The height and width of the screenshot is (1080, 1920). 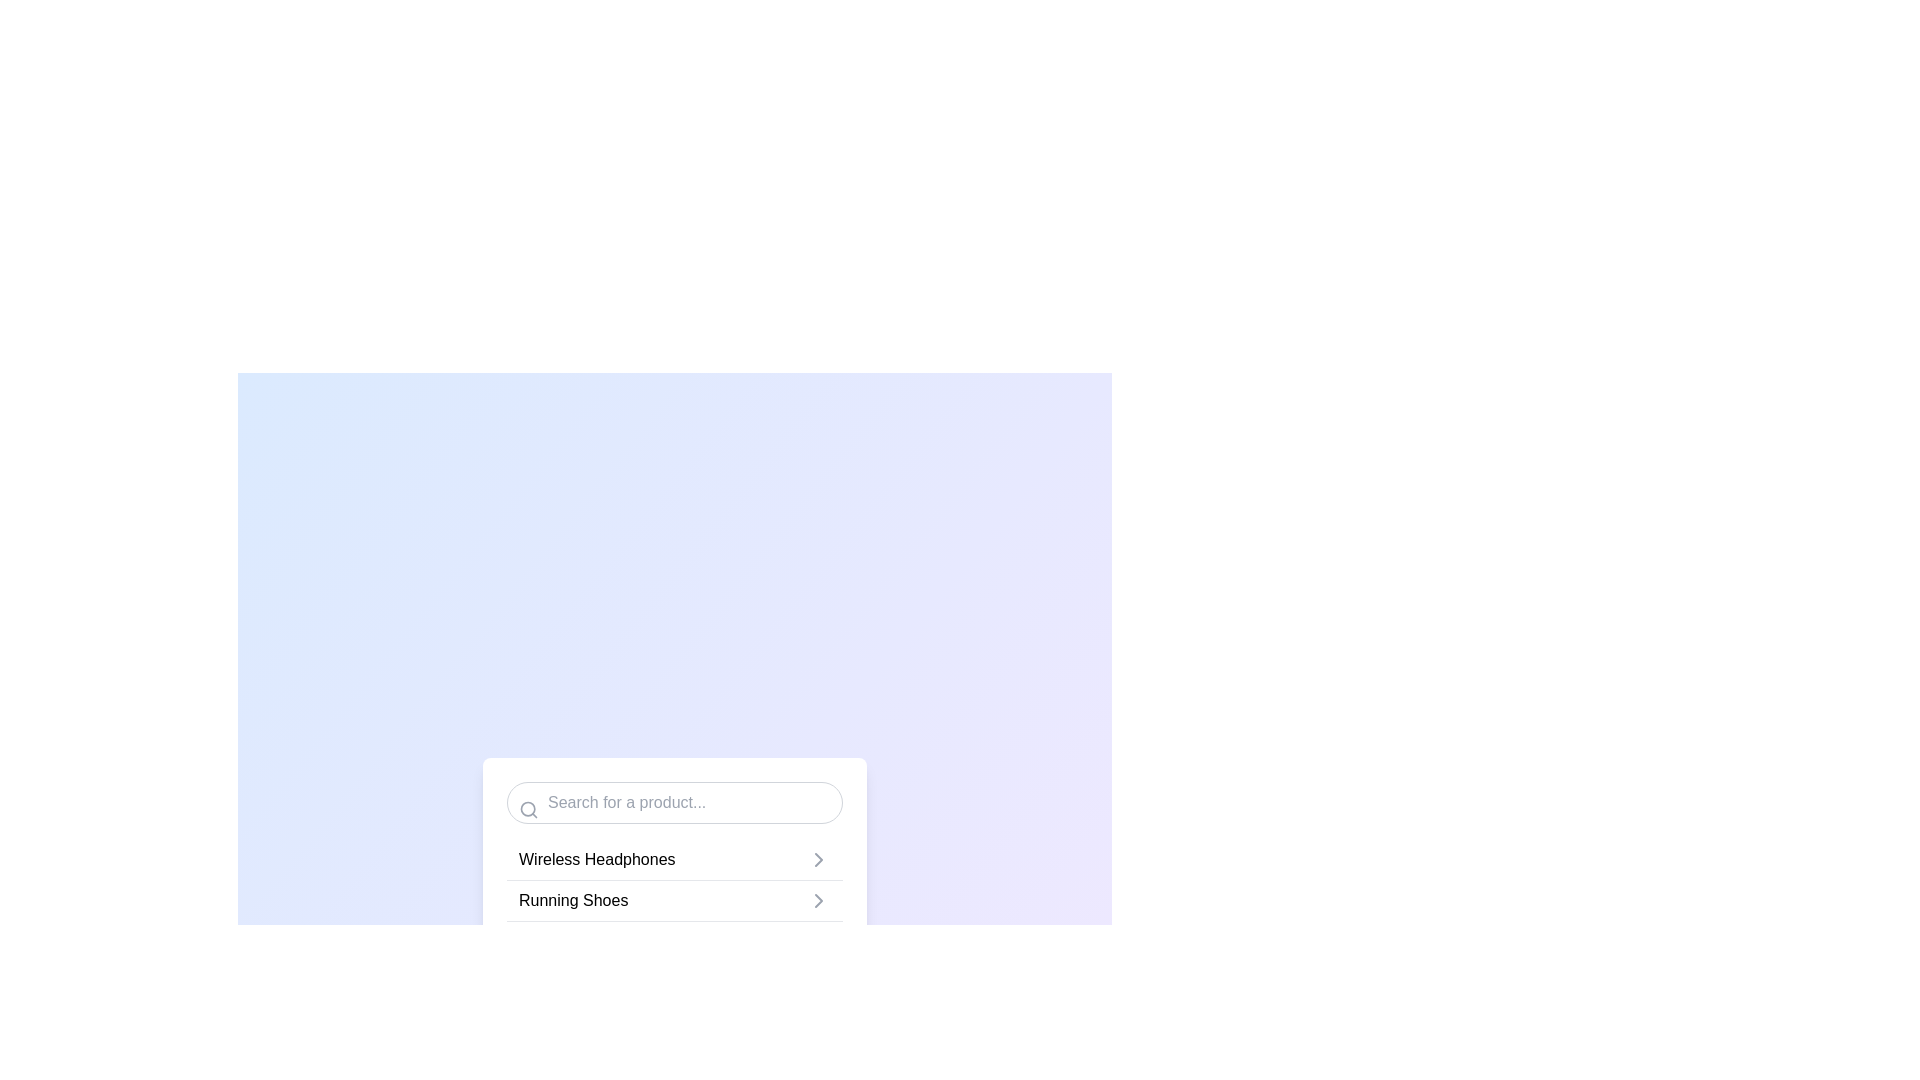 What do you see at coordinates (675, 859) in the screenshot?
I see `the first list item/button for 'Wireless Headphones' located directly below the search bar` at bounding box center [675, 859].